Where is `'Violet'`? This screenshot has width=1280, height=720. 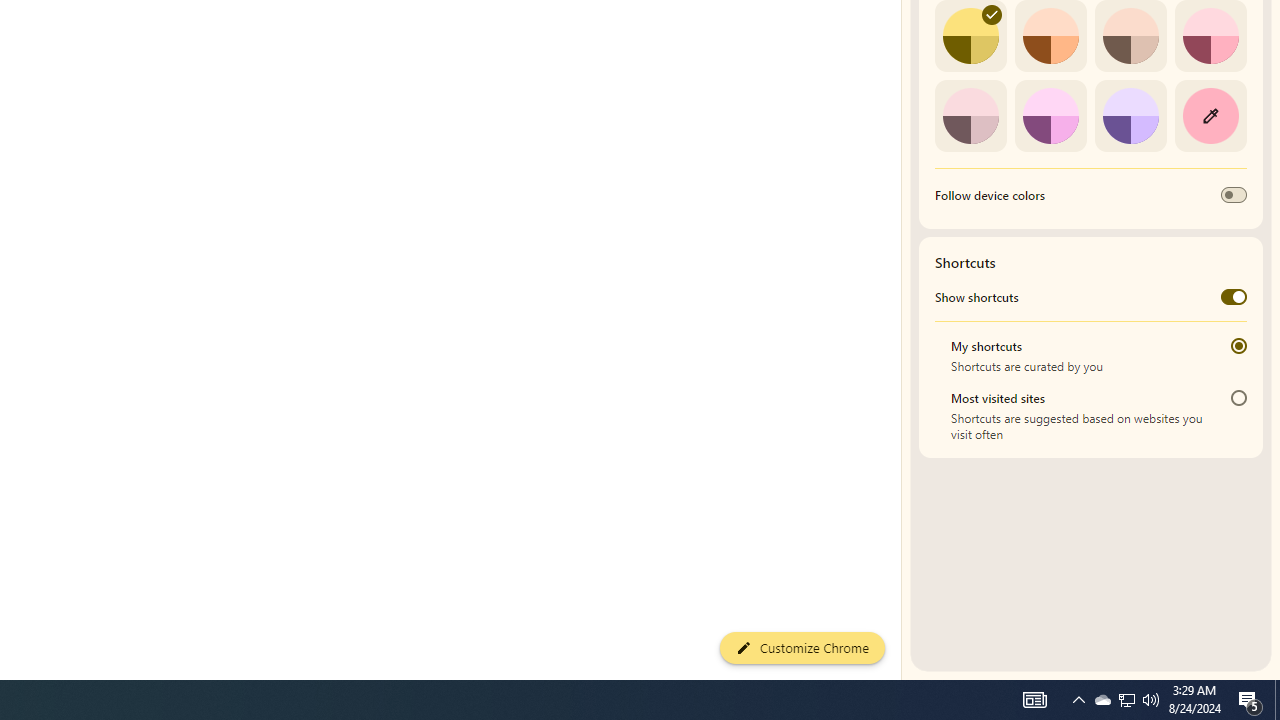
'Violet' is located at coordinates (1130, 115).